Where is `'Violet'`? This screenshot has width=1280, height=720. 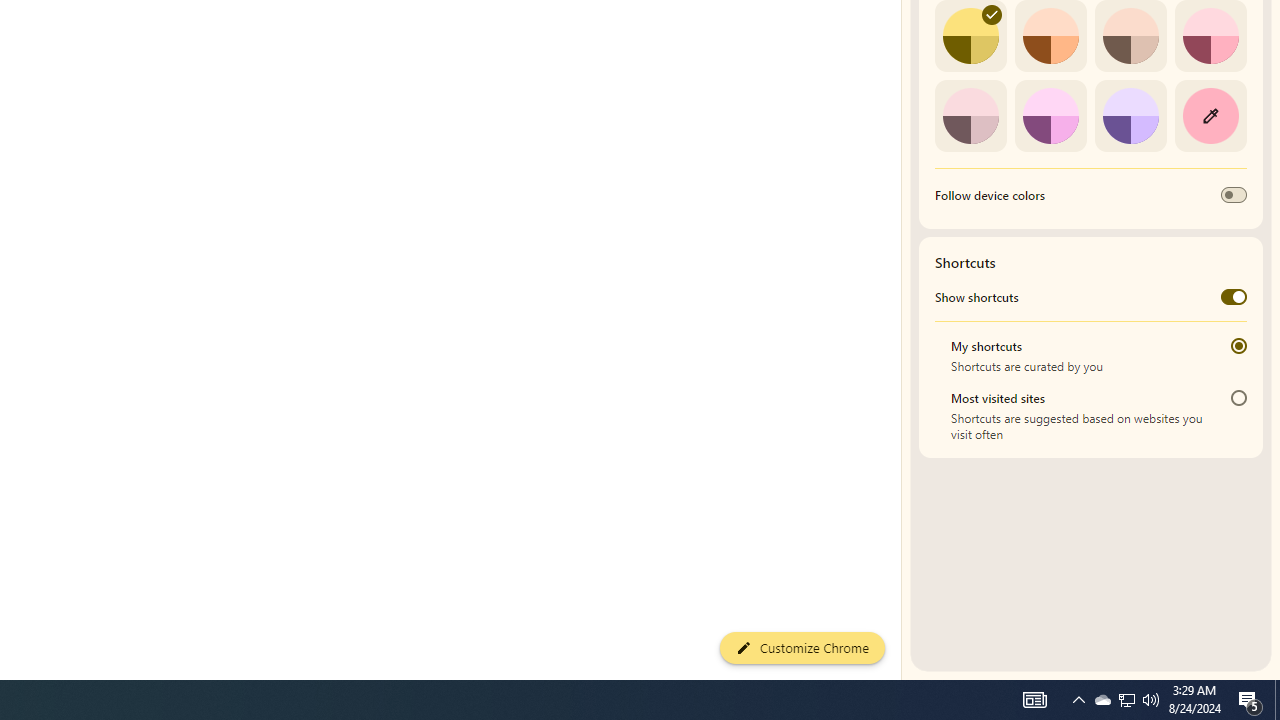
'Violet' is located at coordinates (1130, 115).